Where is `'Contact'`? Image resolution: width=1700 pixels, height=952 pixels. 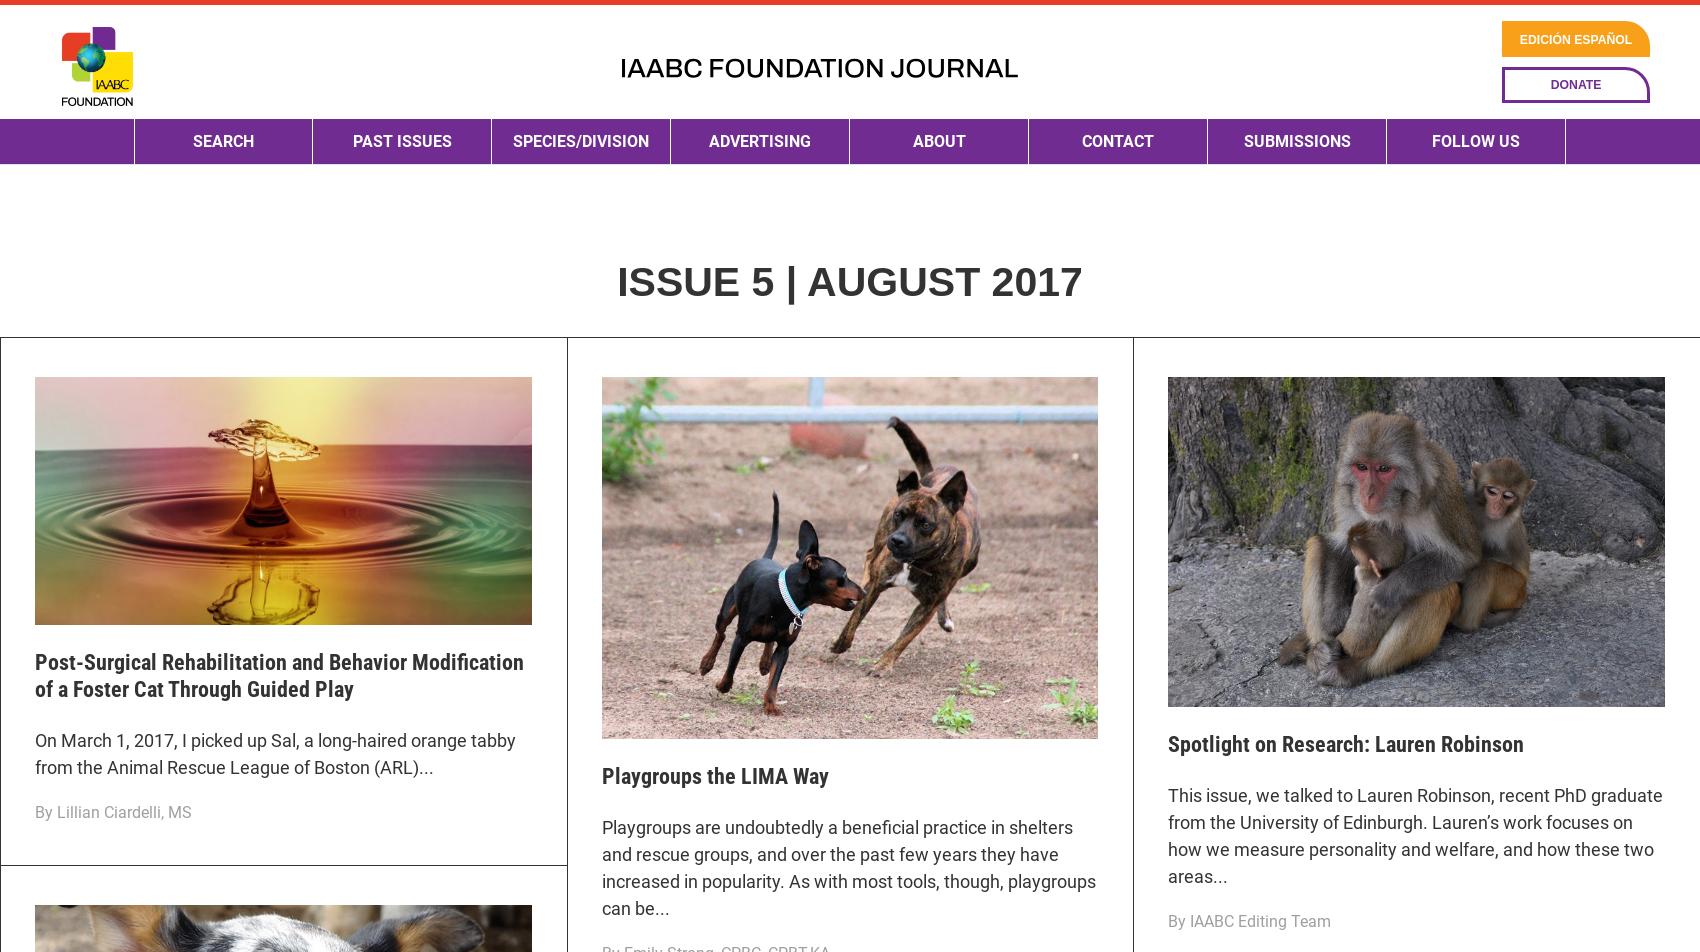
'Contact' is located at coordinates (1082, 210).